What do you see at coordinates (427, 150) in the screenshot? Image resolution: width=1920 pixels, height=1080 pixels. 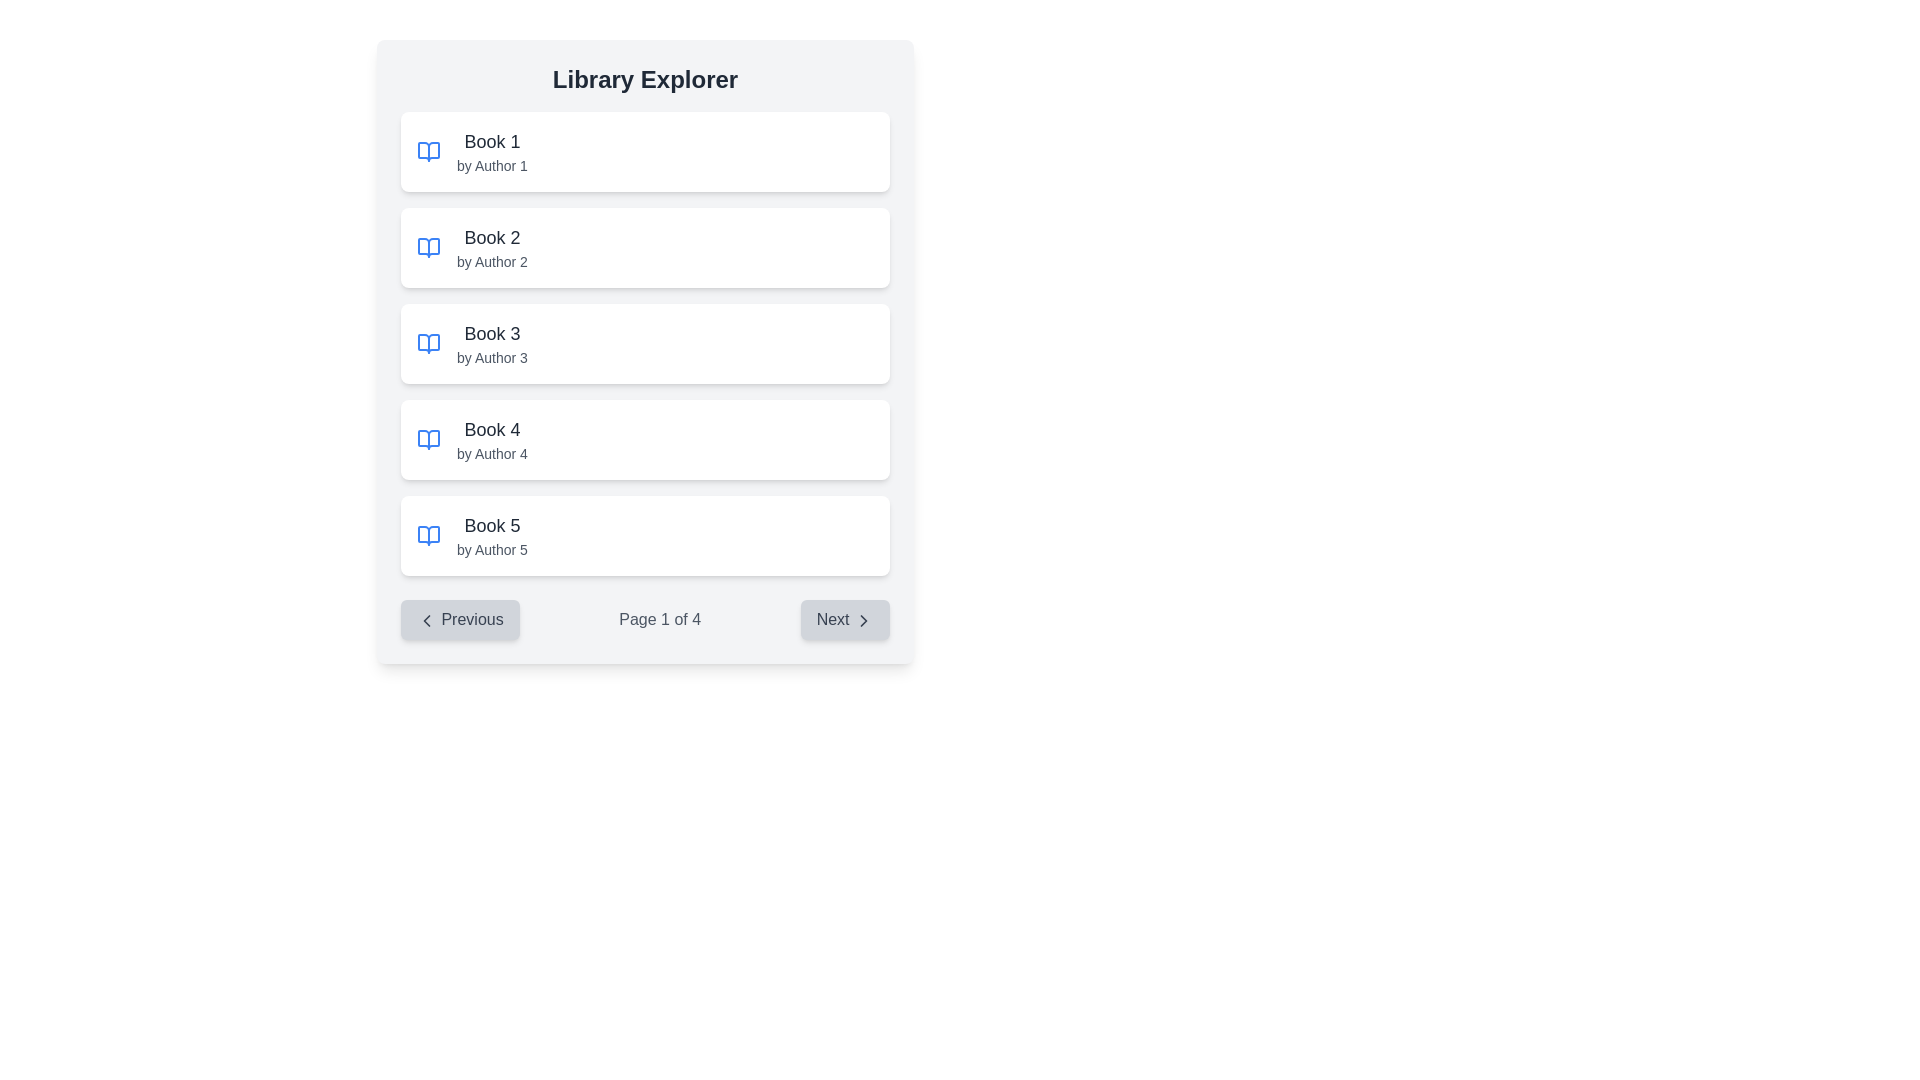 I see `the graphic/icon representing 'Book 1 by Author 1' in the library explorer list to assist users in identifying it quickly` at bounding box center [427, 150].